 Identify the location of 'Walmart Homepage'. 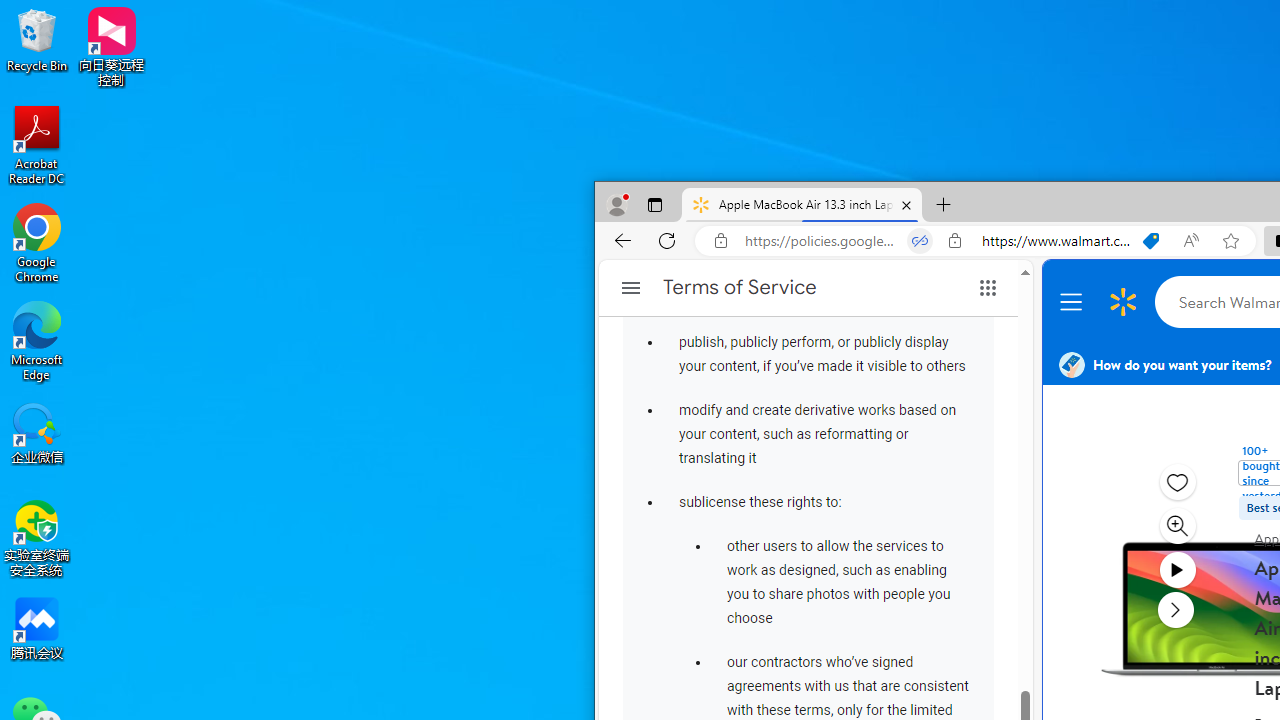
(1123, 302).